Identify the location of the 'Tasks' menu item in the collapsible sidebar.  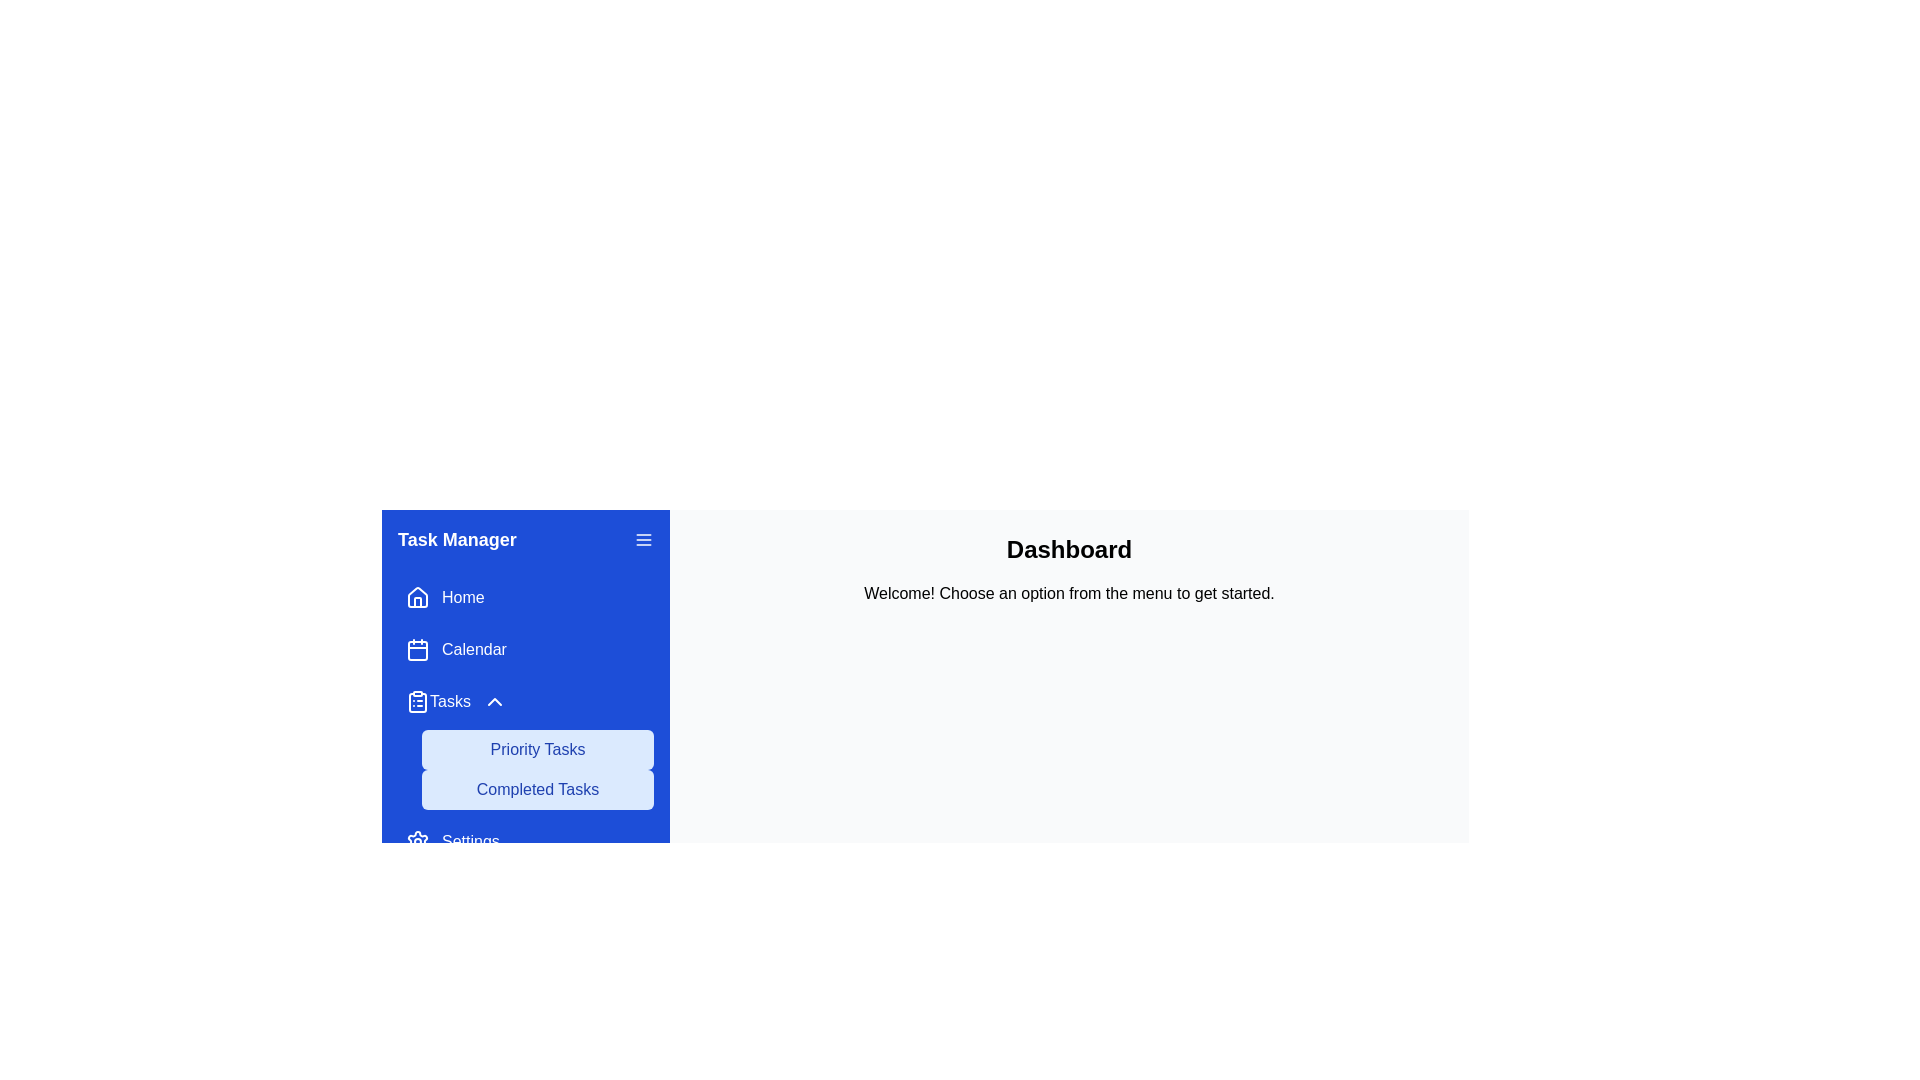
(455, 701).